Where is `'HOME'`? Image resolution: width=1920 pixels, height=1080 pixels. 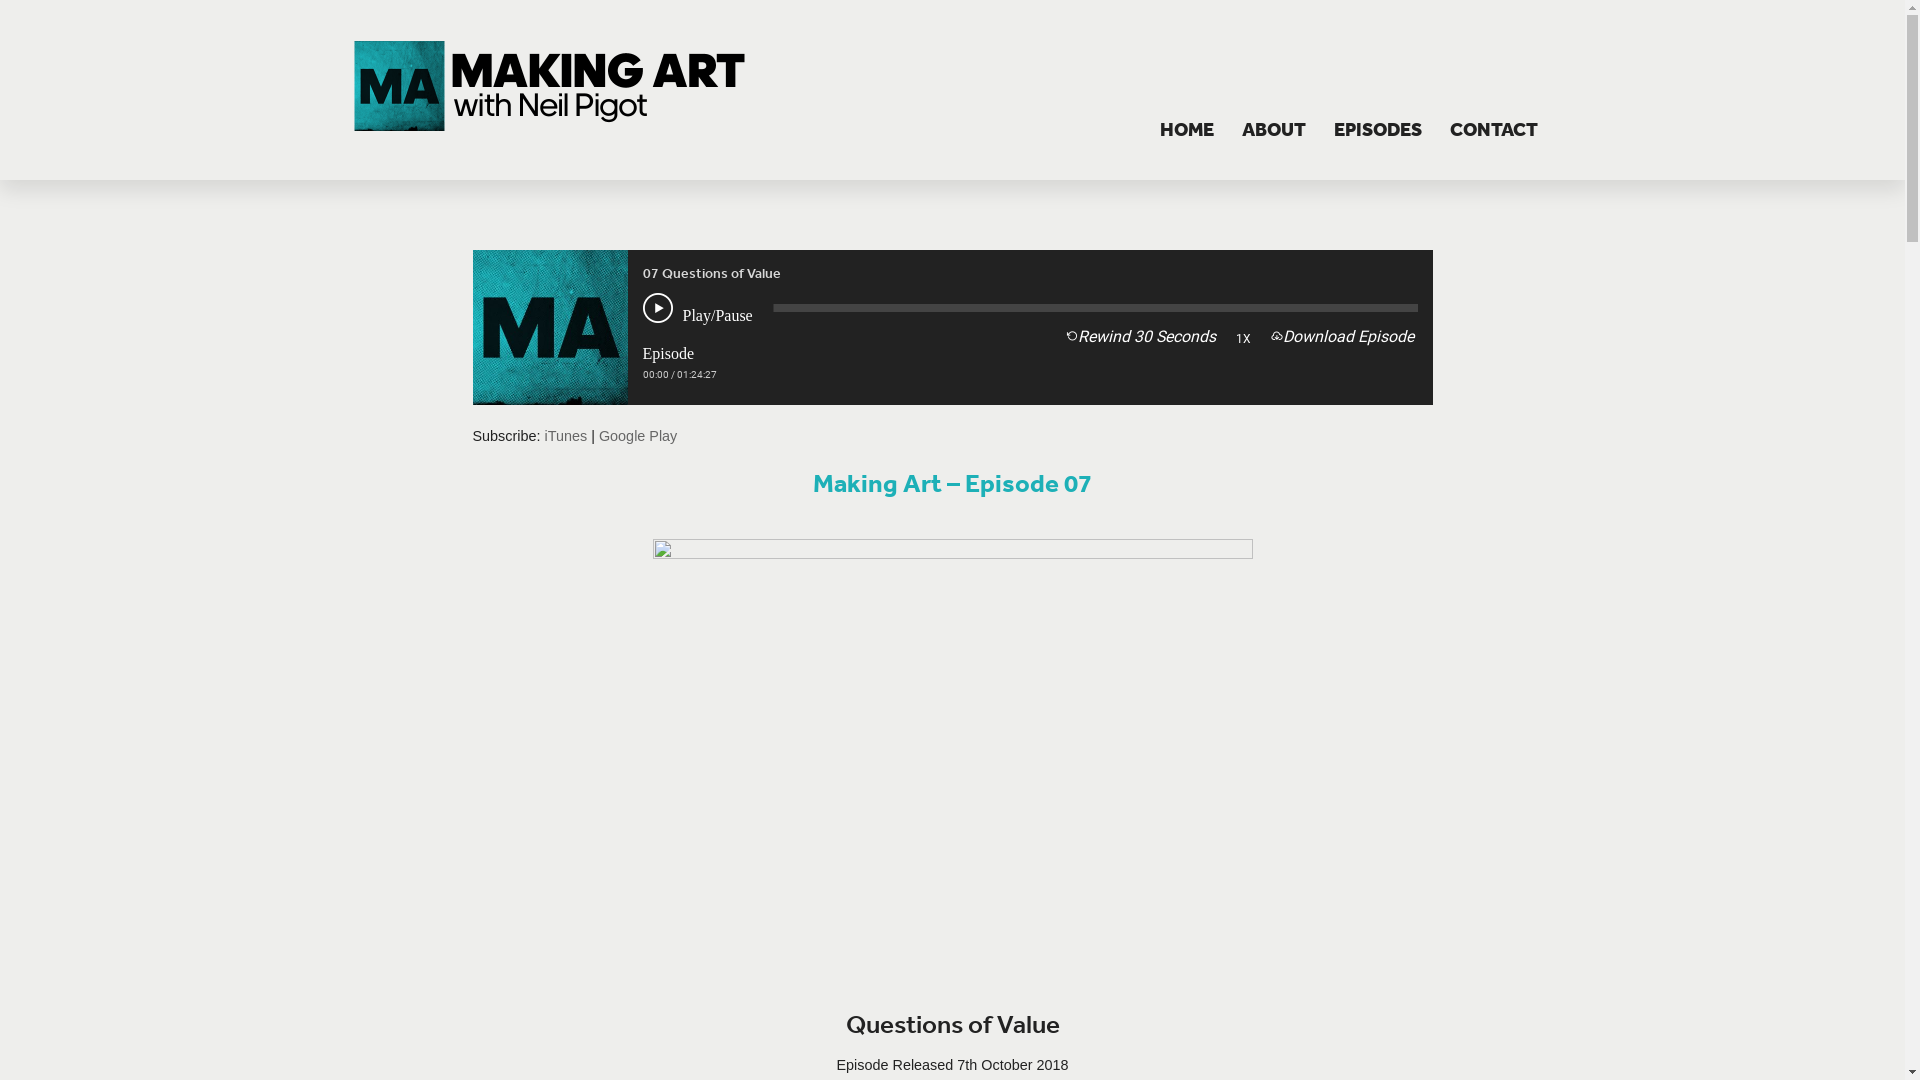 'HOME' is located at coordinates (1186, 129).